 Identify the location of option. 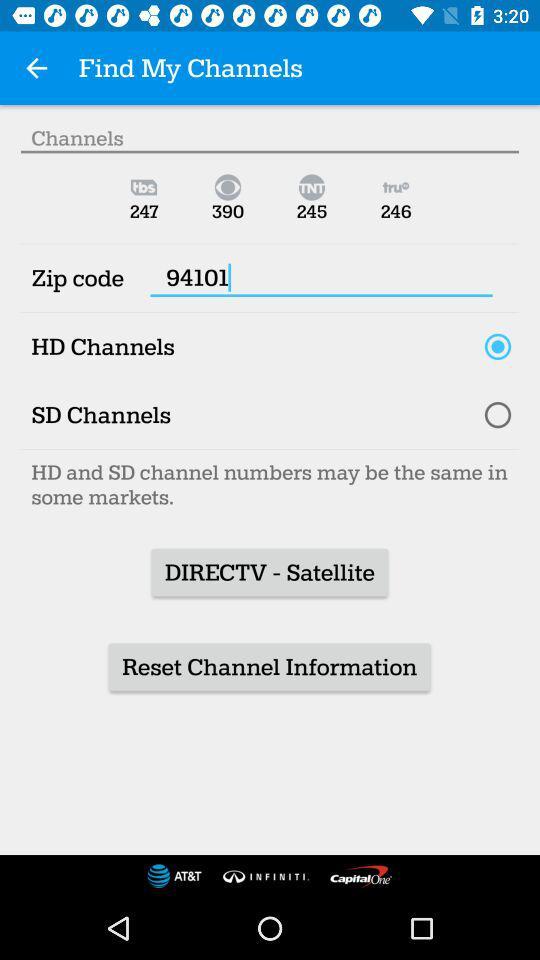
(496, 414).